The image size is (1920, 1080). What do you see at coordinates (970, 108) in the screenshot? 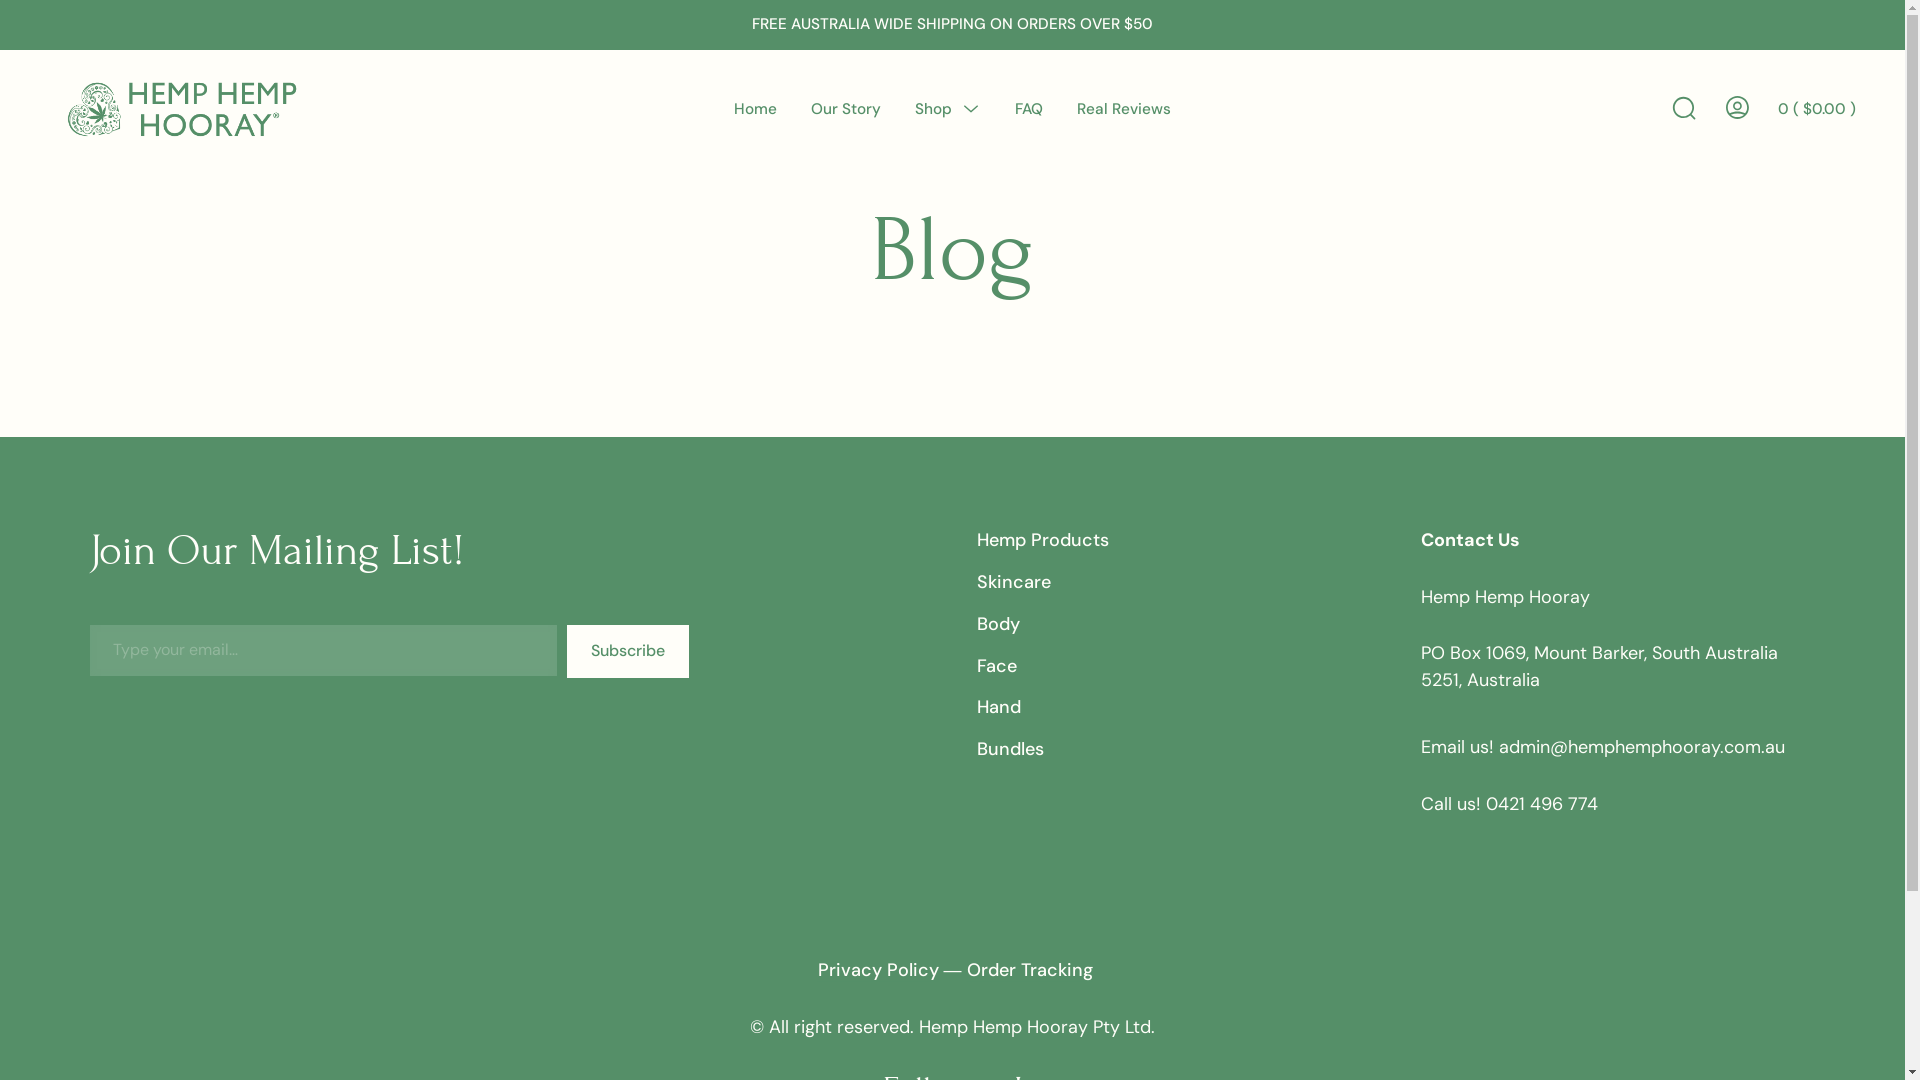
I see `'Menu Toggle'` at bounding box center [970, 108].